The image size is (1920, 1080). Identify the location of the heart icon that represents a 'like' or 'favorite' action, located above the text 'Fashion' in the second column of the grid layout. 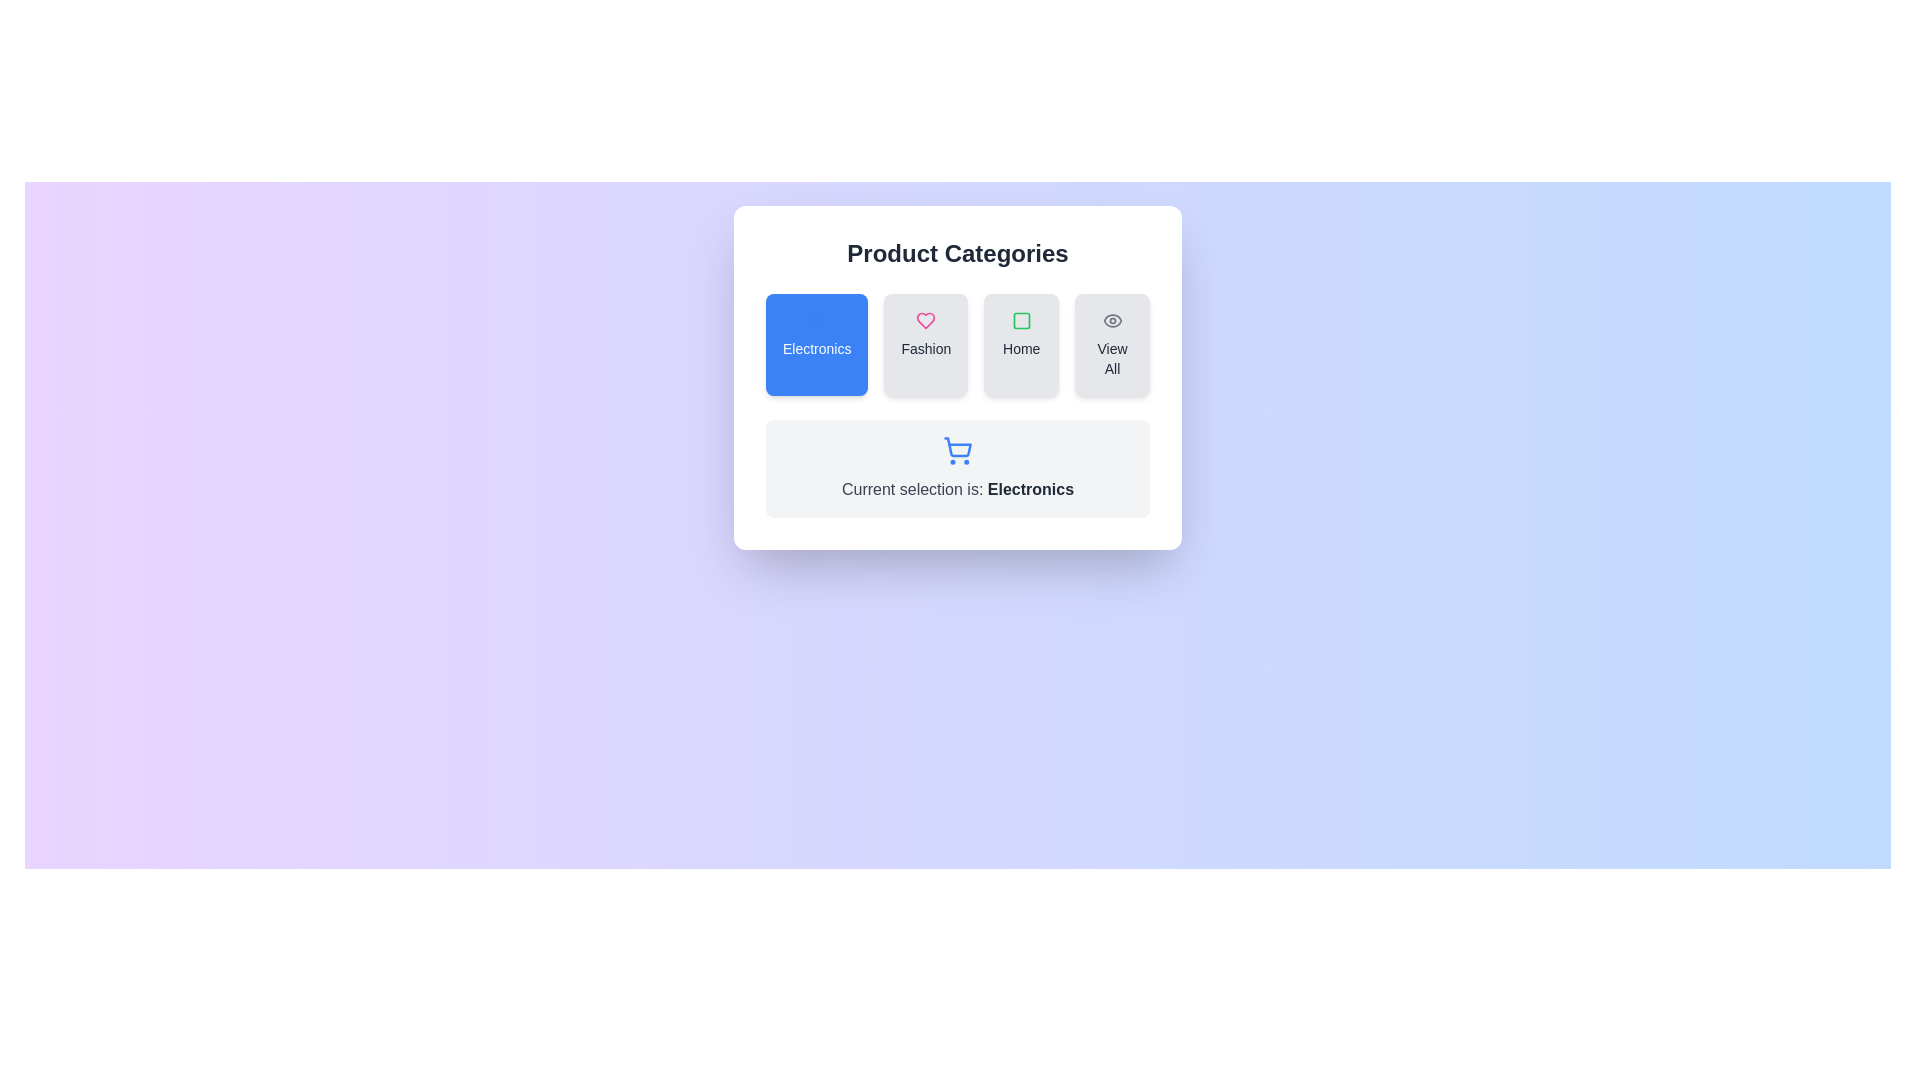
(925, 319).